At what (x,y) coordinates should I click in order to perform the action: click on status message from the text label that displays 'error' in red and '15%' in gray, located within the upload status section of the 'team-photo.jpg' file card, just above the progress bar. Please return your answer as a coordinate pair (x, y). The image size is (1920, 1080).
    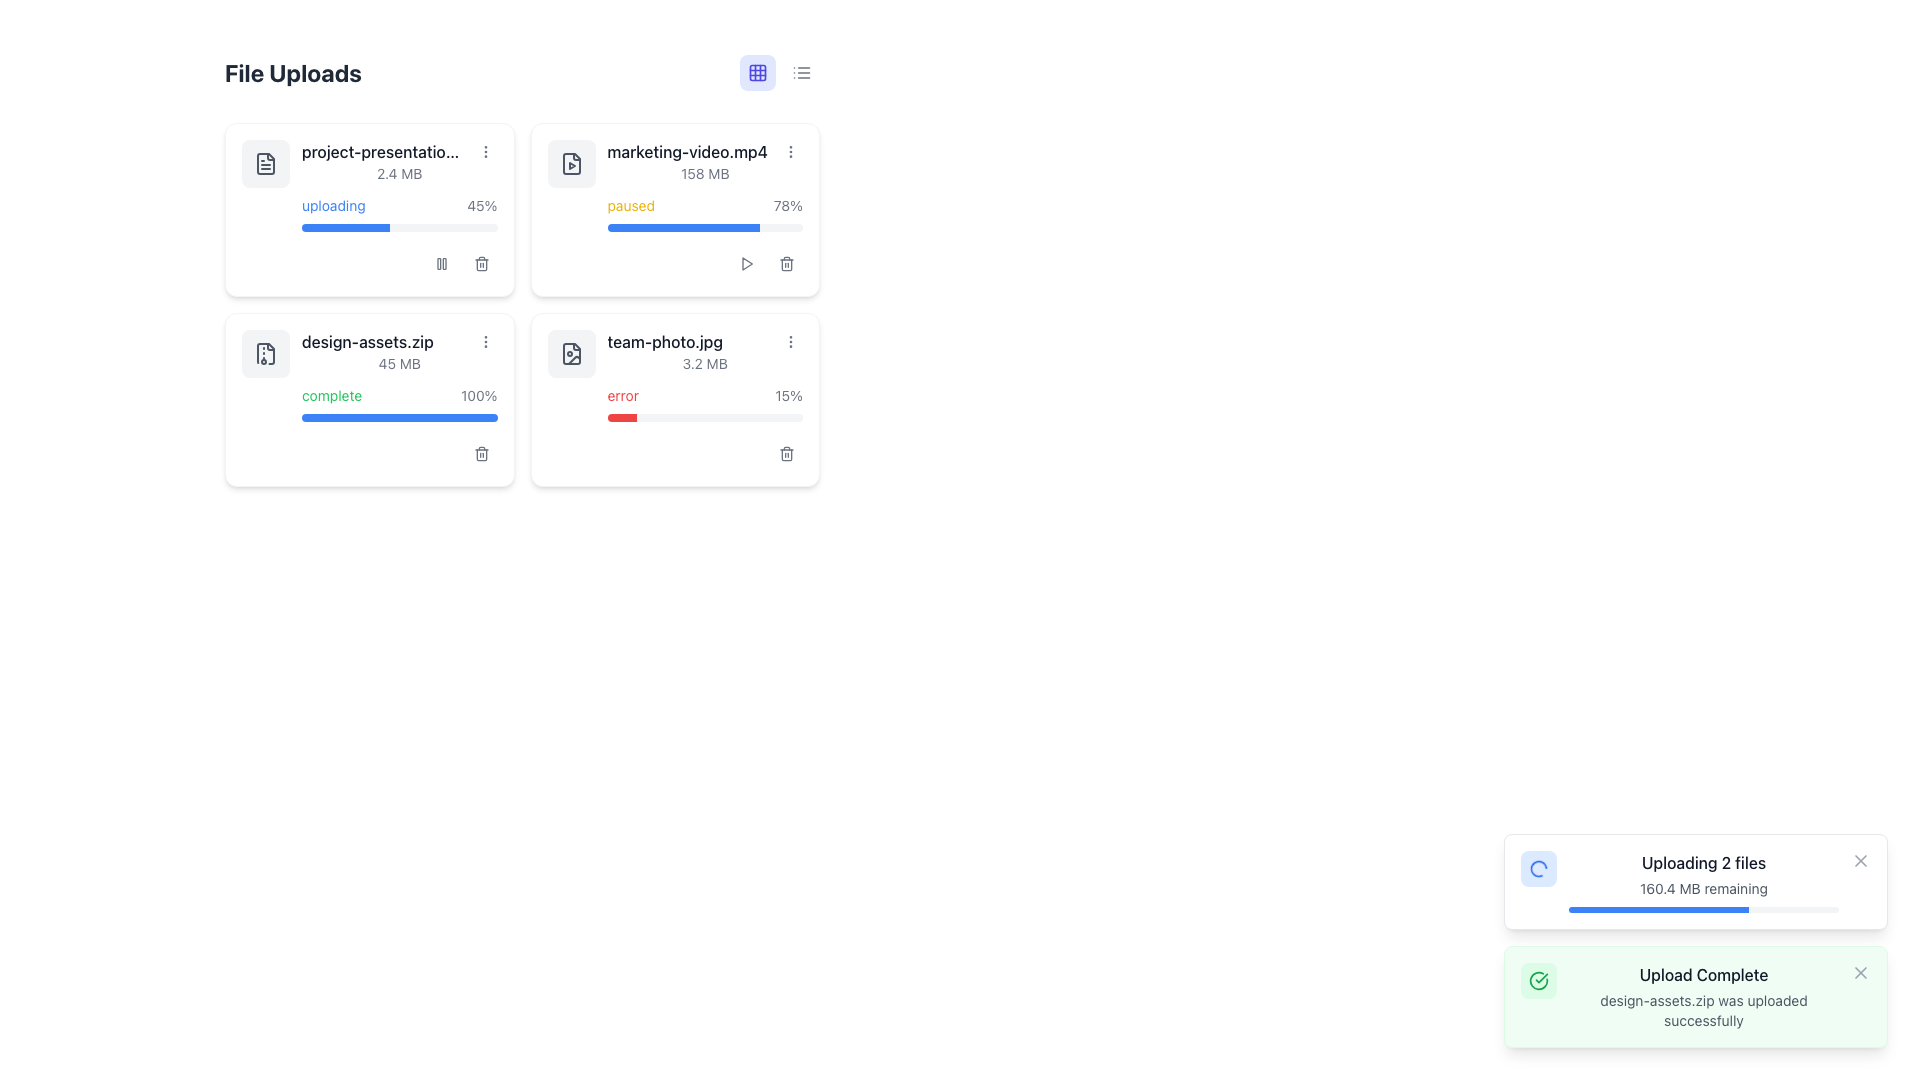
    Looking at the image, I should click on (705, 396).